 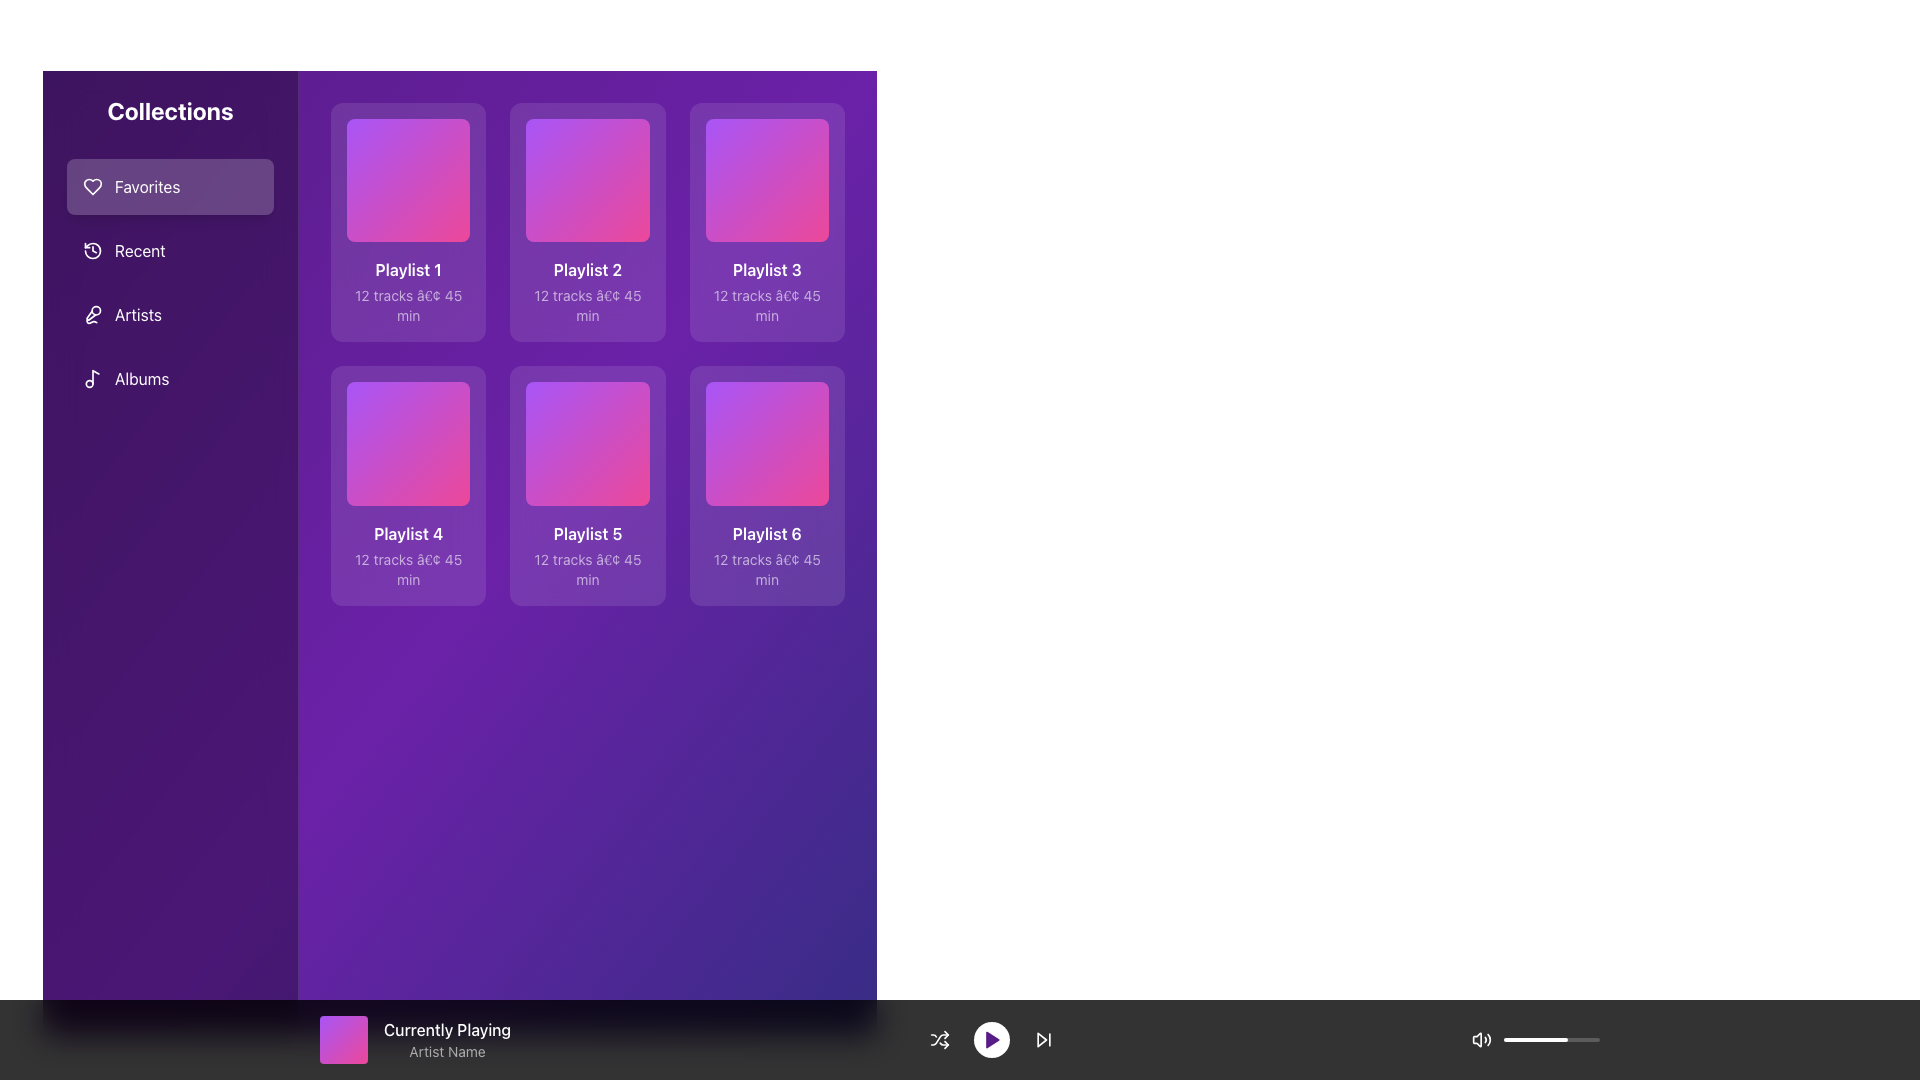 What do you see at coordinates (1578, 1039) in the screenshot?
I see `the volume` at bounding box center [1578, 1039].